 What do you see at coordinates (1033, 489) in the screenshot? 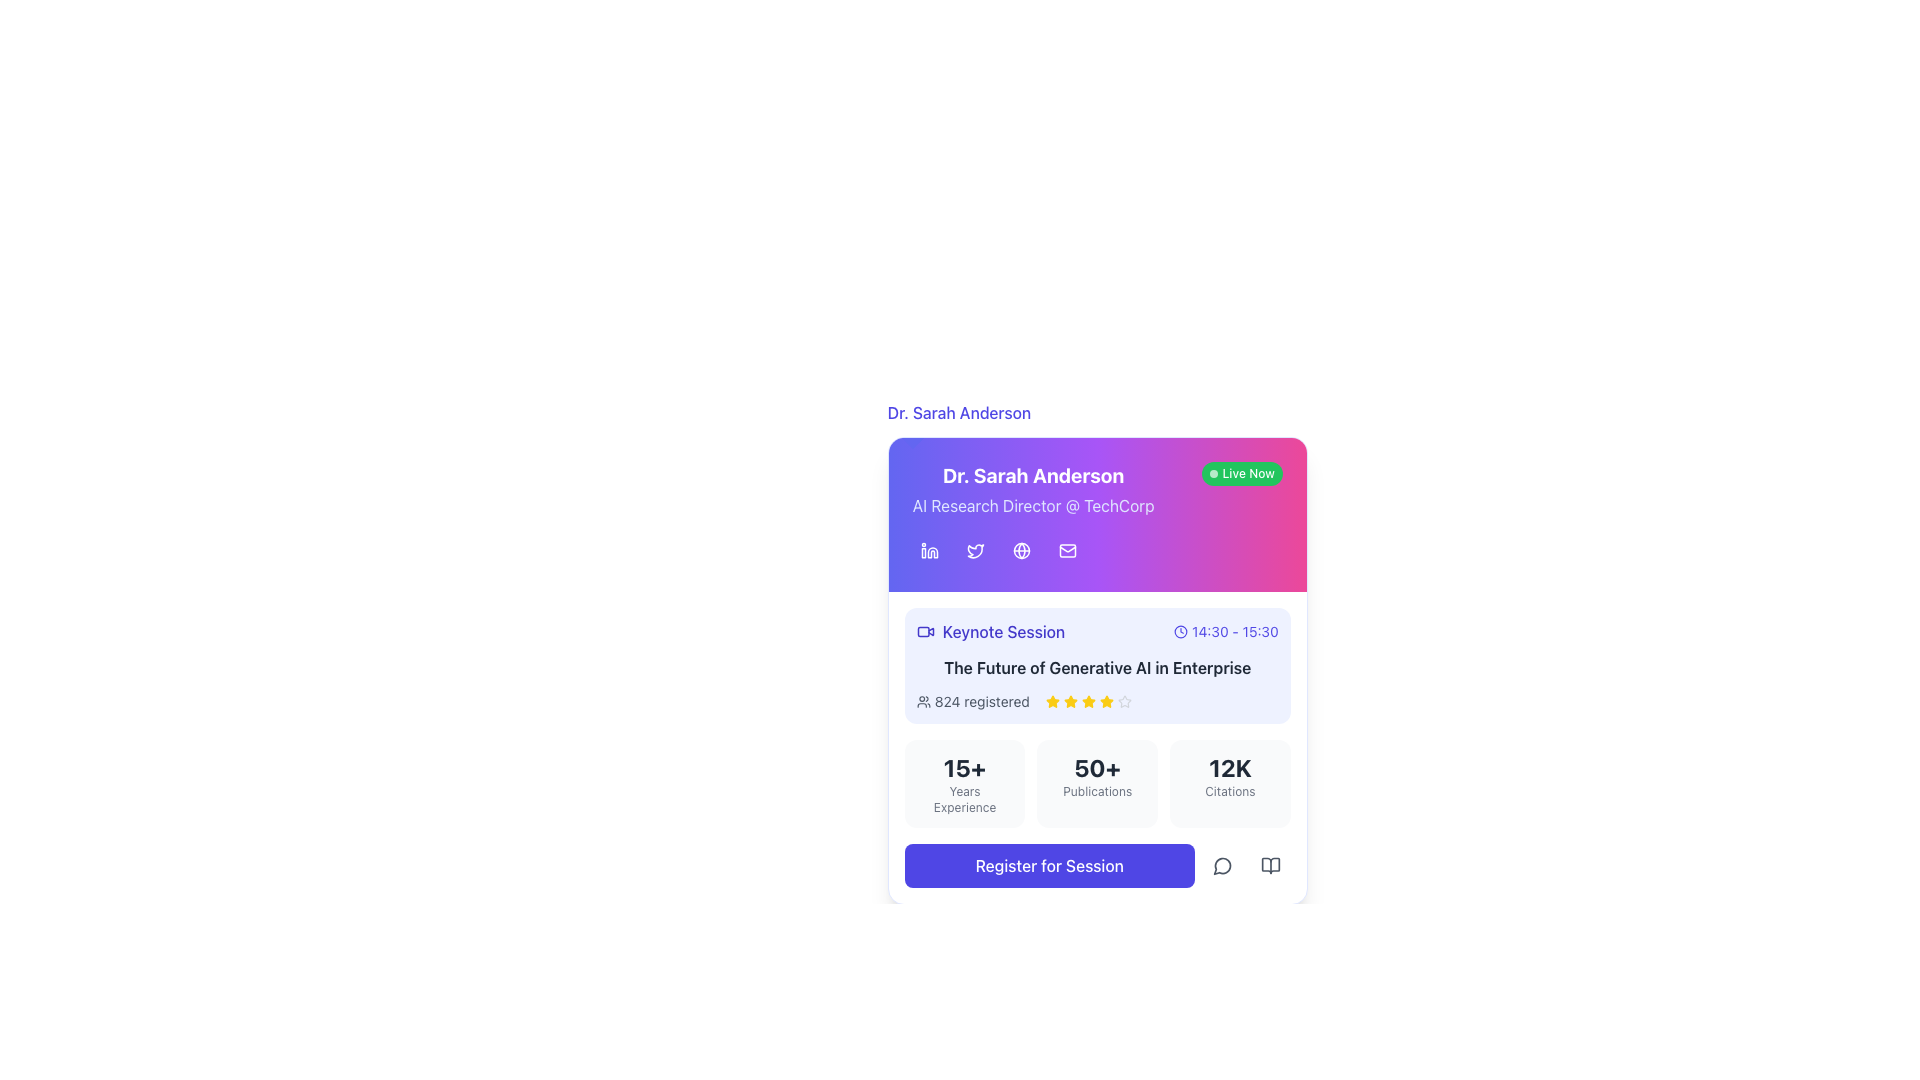
I see `the informational header Text Display that shows the name and professional title of an individual` at bounding box center [1033, 489].